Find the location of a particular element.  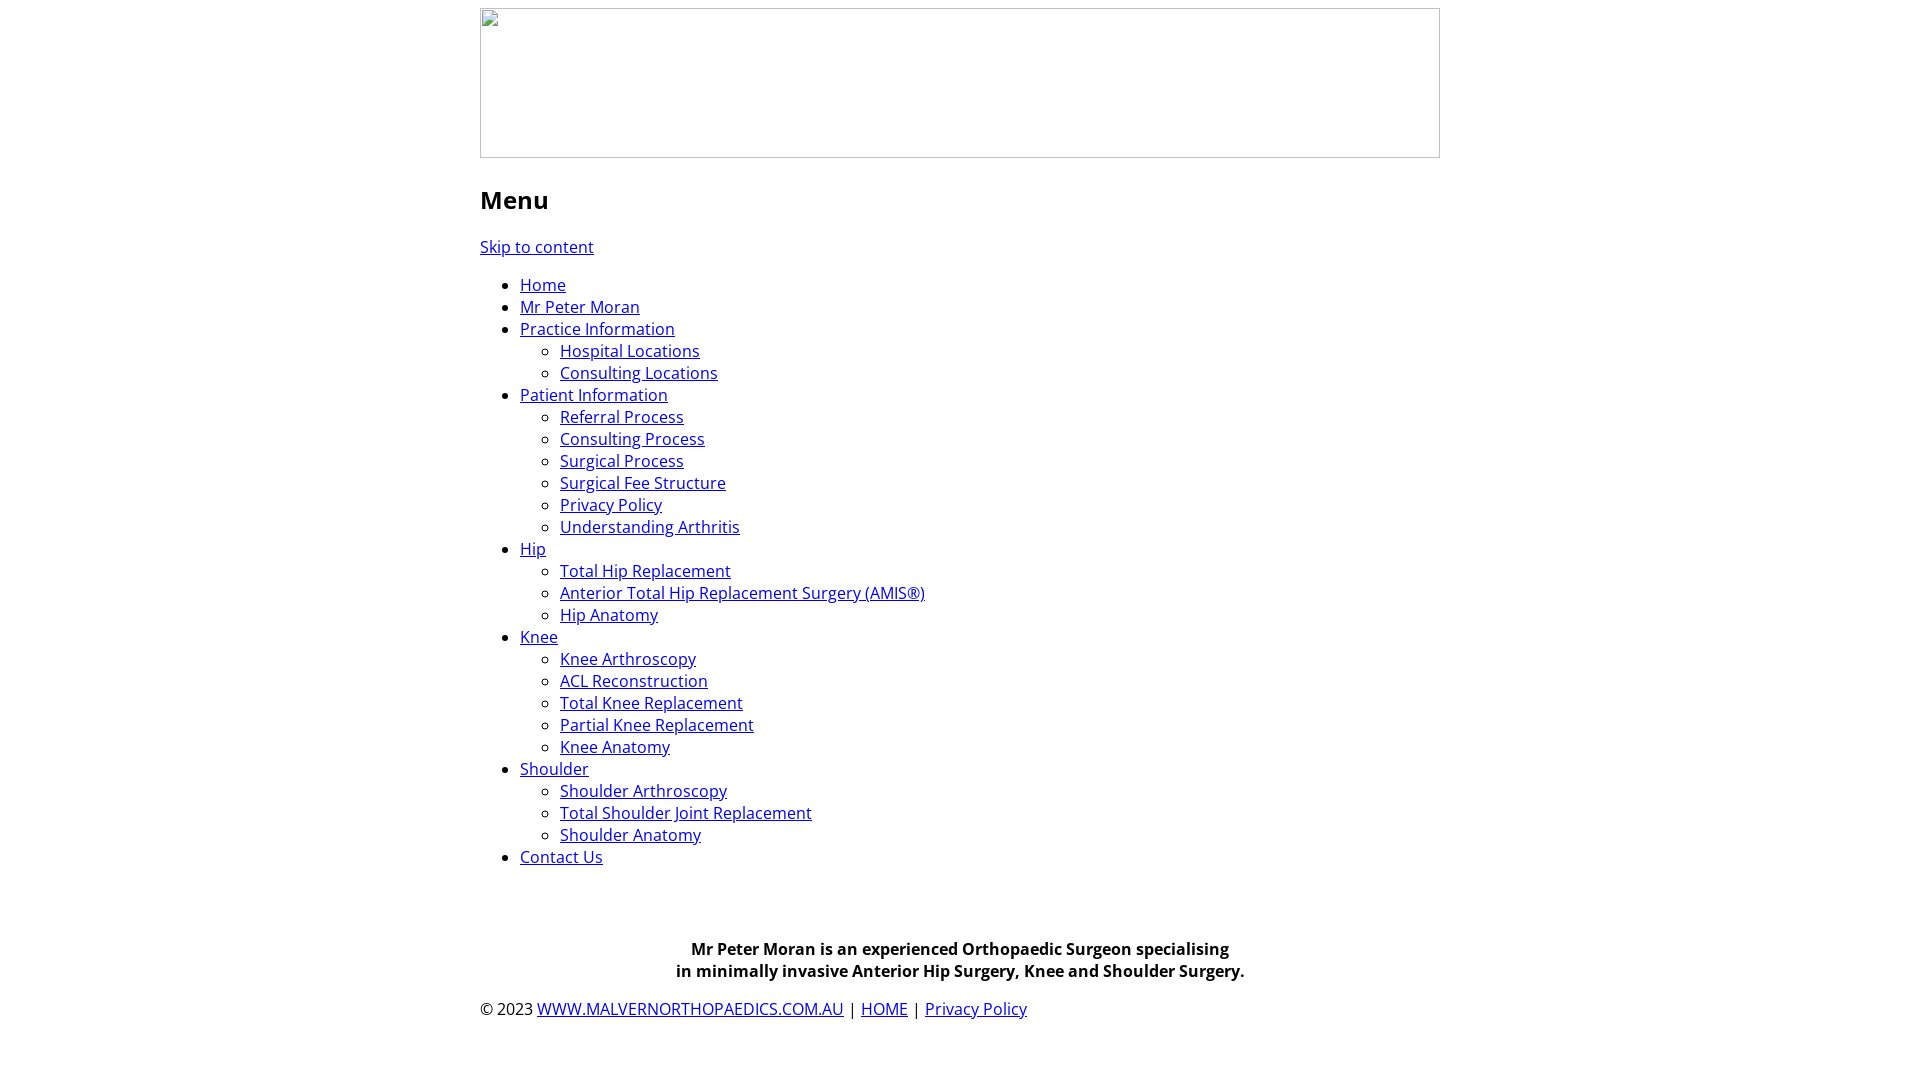

'Home' is located at coordinates (519, 285).